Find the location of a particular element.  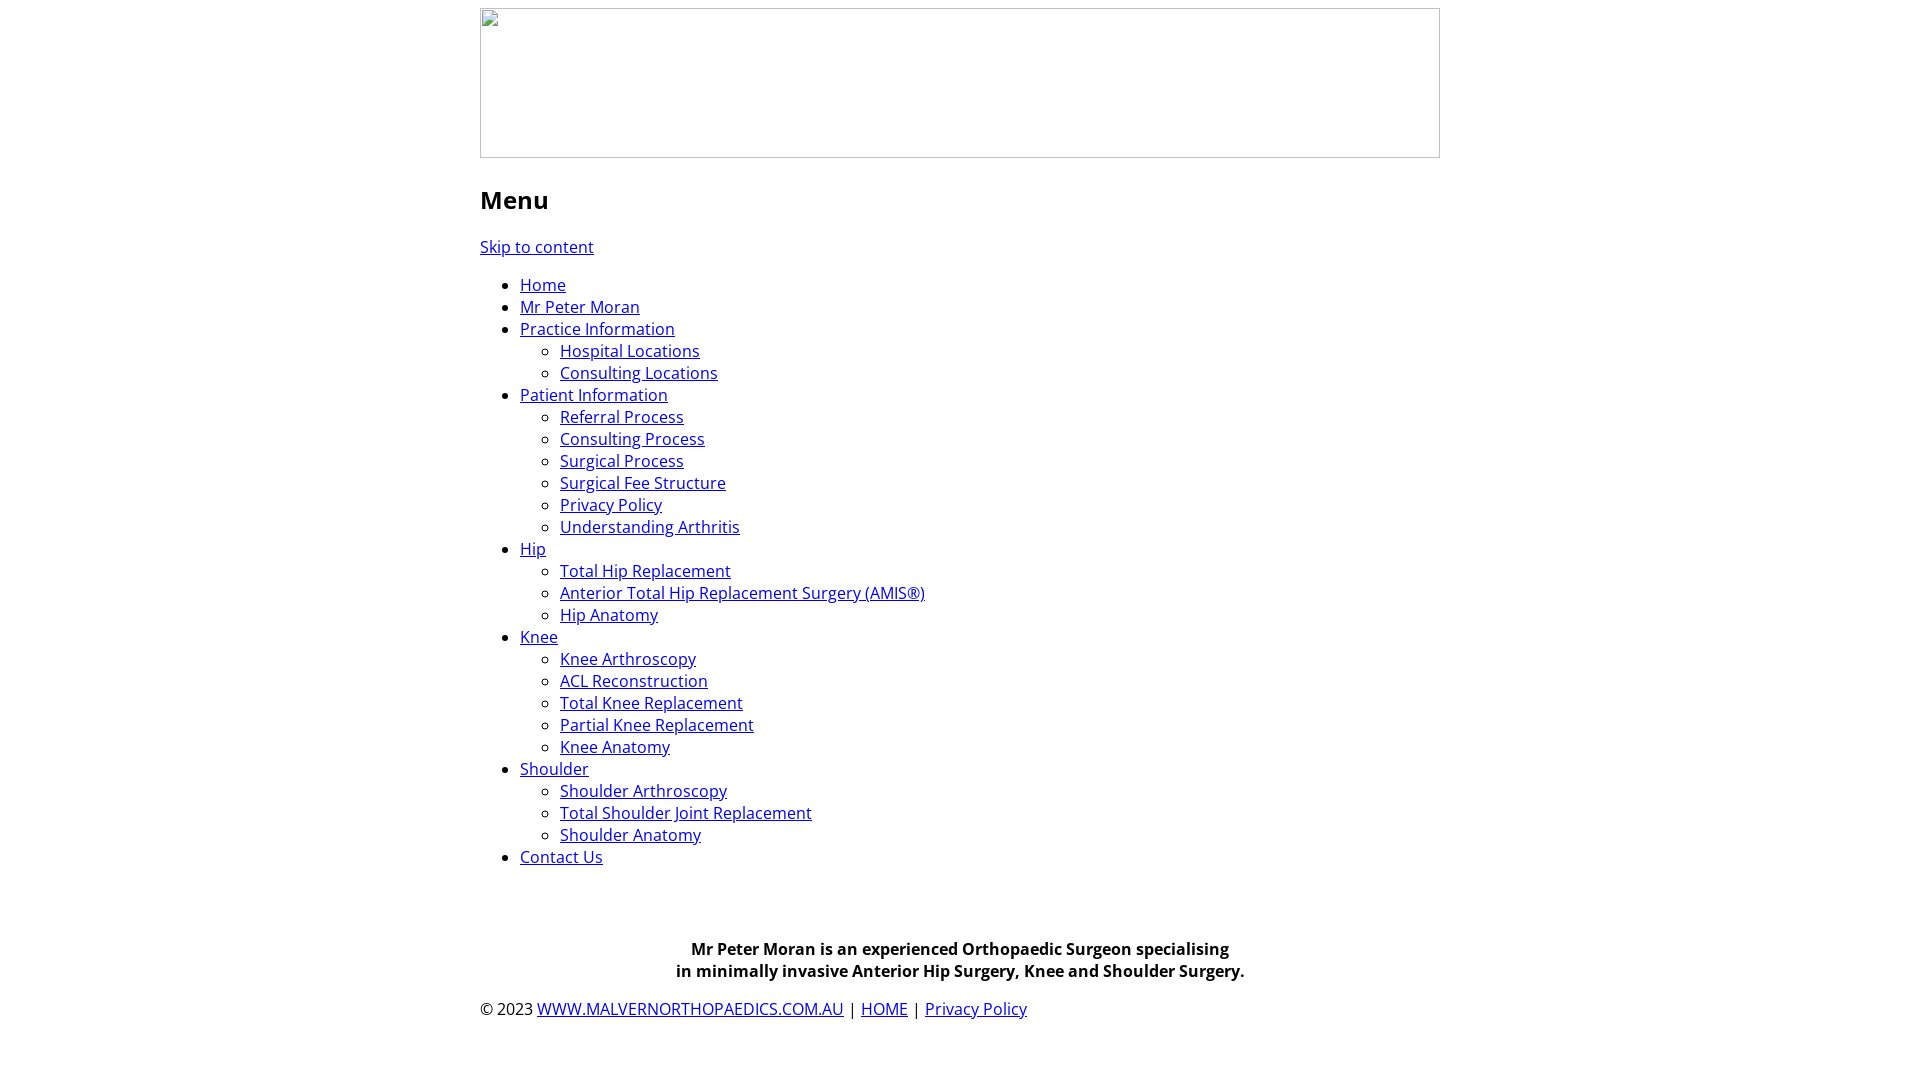

'Home' is located at coordinates (519, 285).